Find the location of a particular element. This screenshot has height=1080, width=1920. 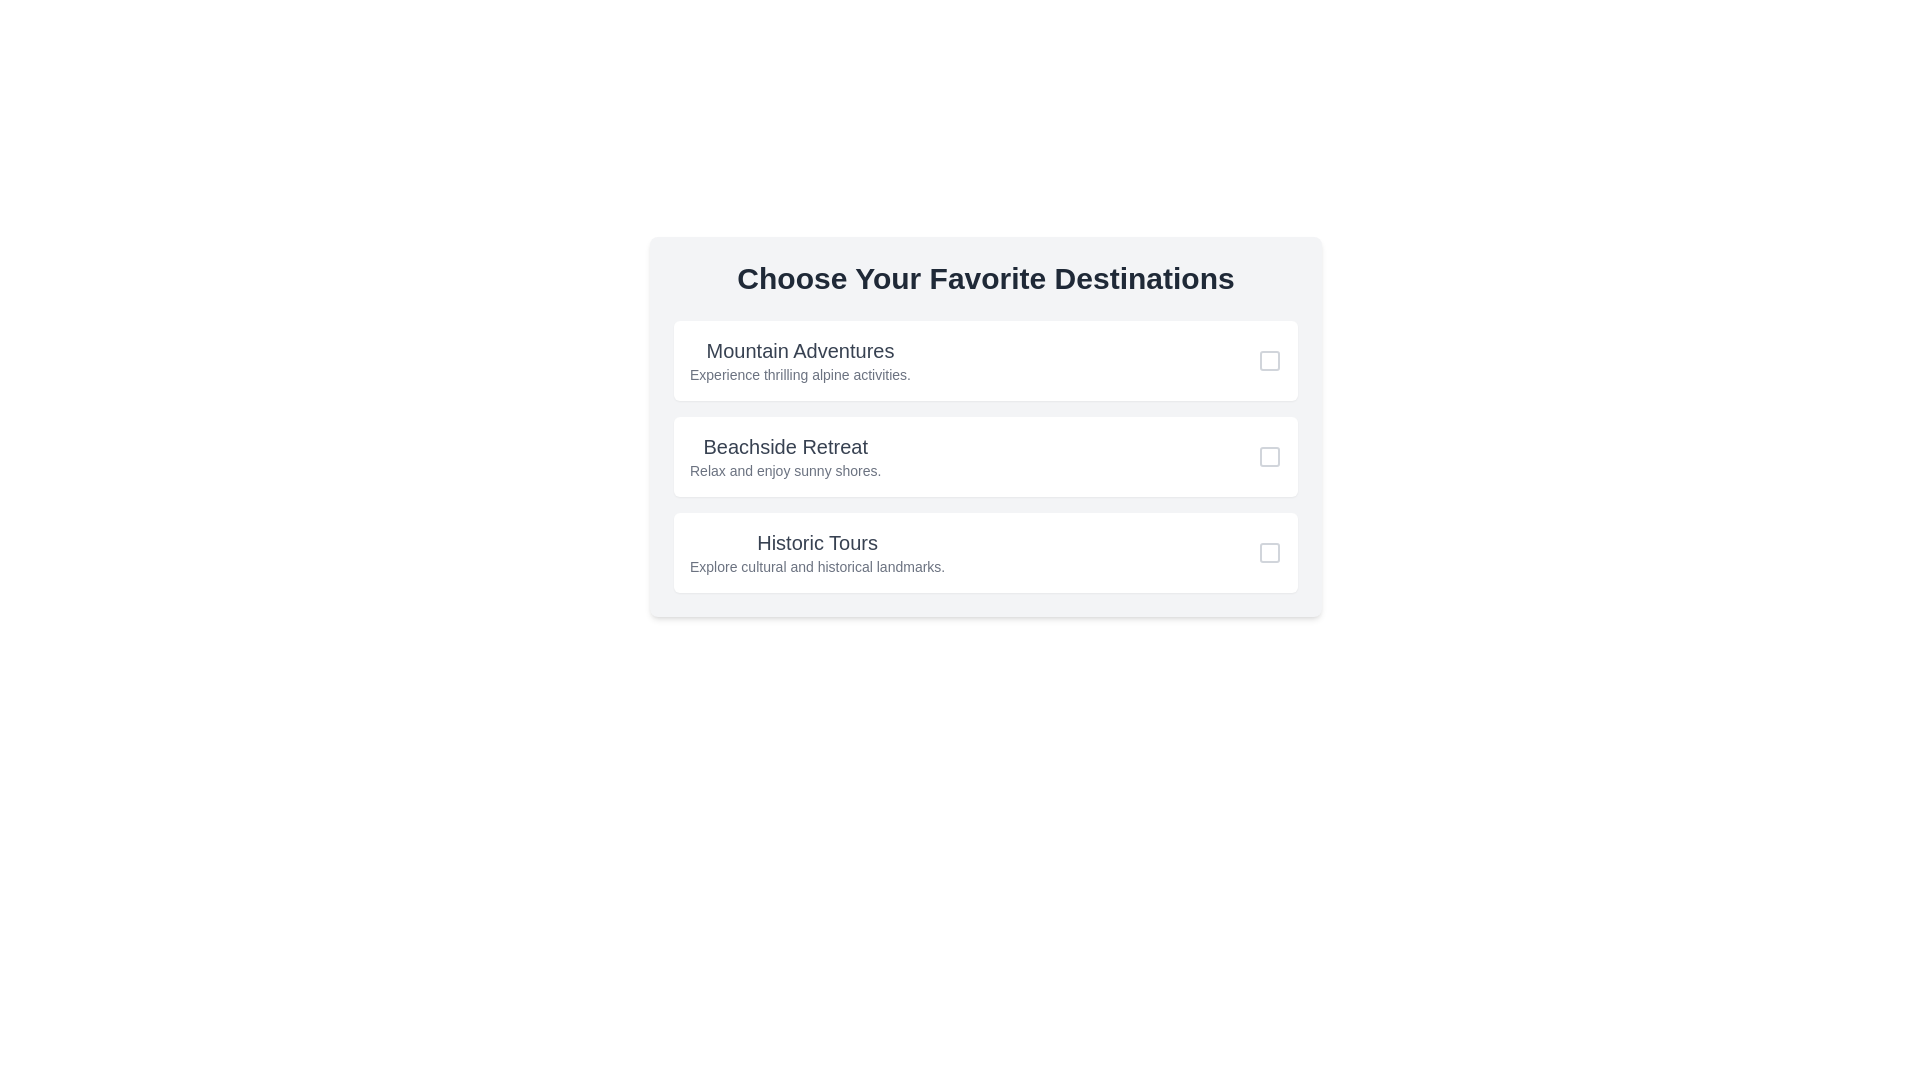

text content of the title and subtitle pair element displaying 'Beachside Retreat' and 'Relax and enjoy sunny shores.' is located at coordinates (784, 456).